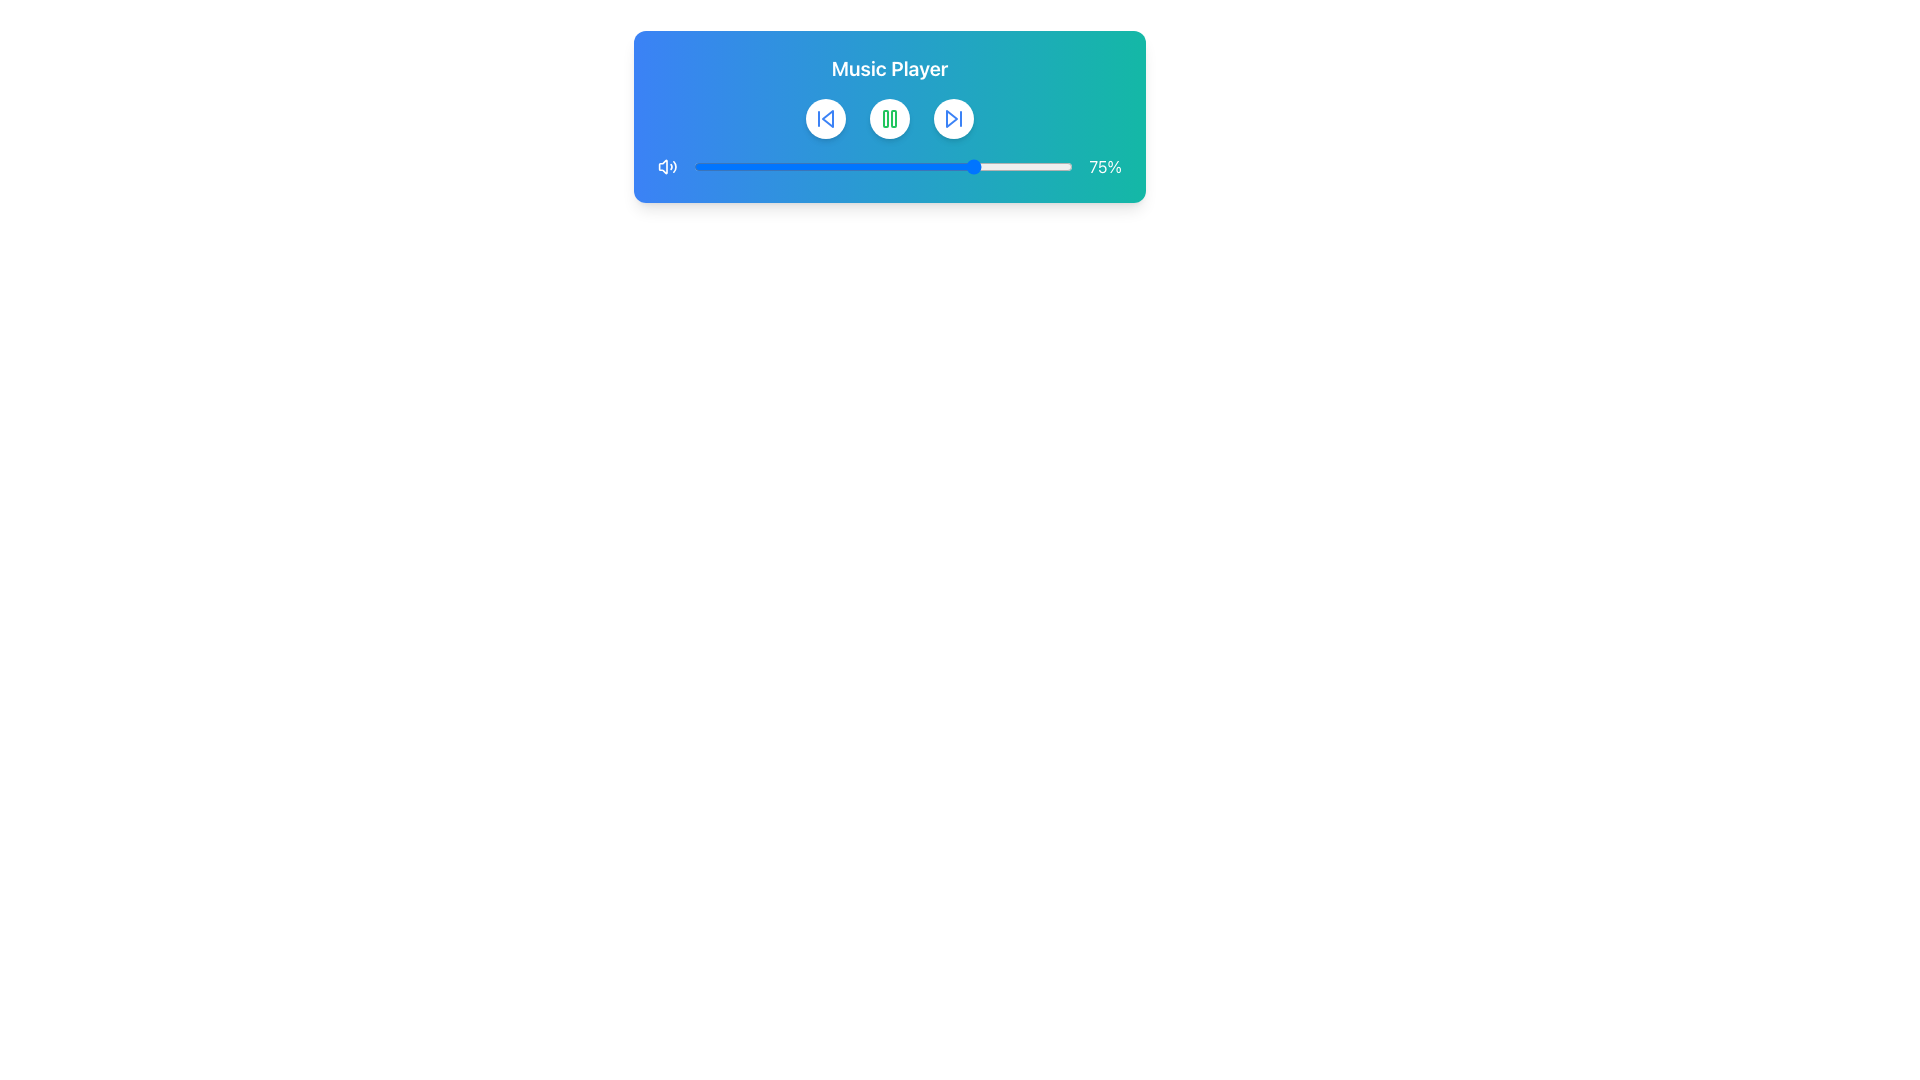  I want to click on the 'Skip Back' button icon located at the leftmost side of the music player control panel to invoke a skip back action, so click(828, 119).